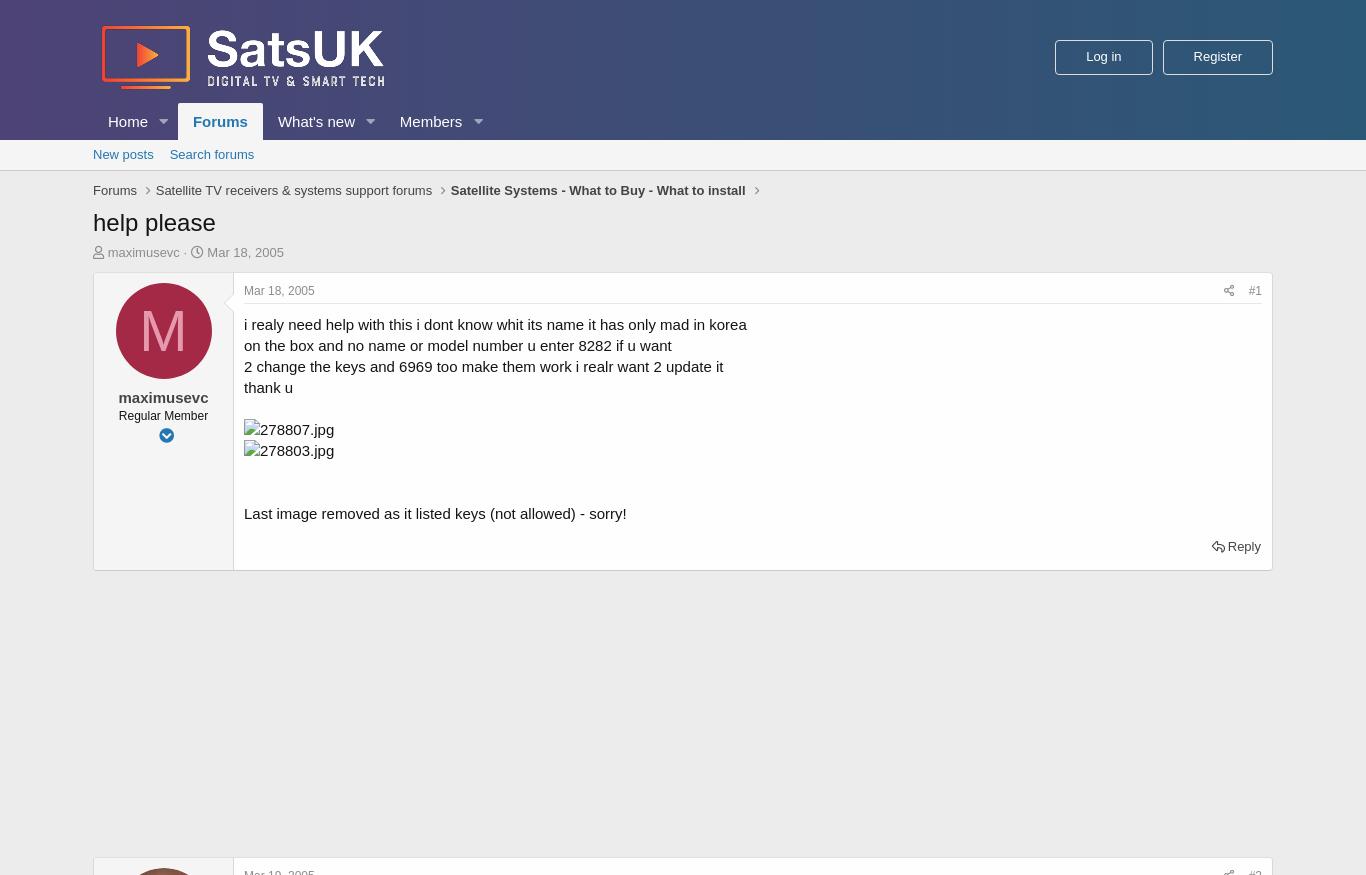 This screenshot has height=875, width=1366. Describe the element at coordinates (1217, 55) in the screenshot. I see `'Register'` at that location.